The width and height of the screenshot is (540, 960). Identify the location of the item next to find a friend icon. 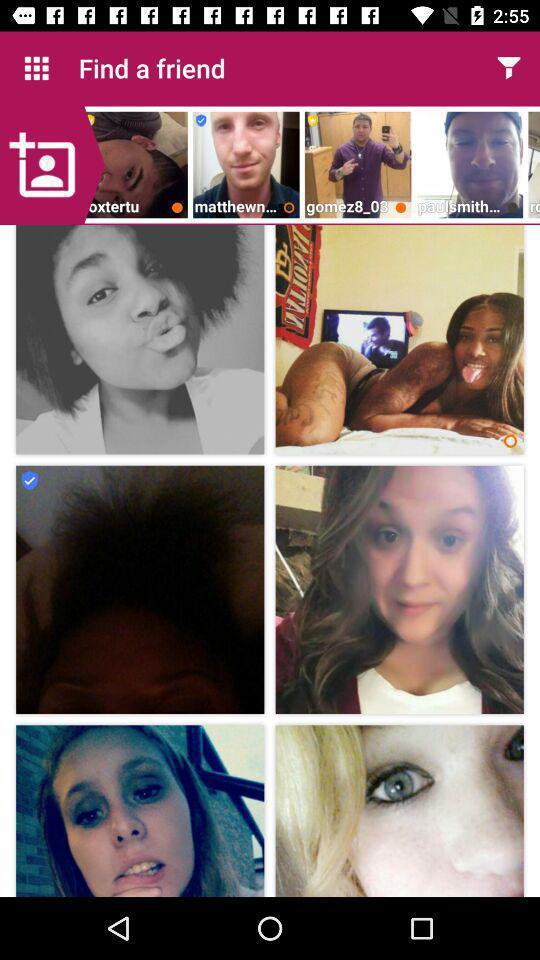
(508, 68).